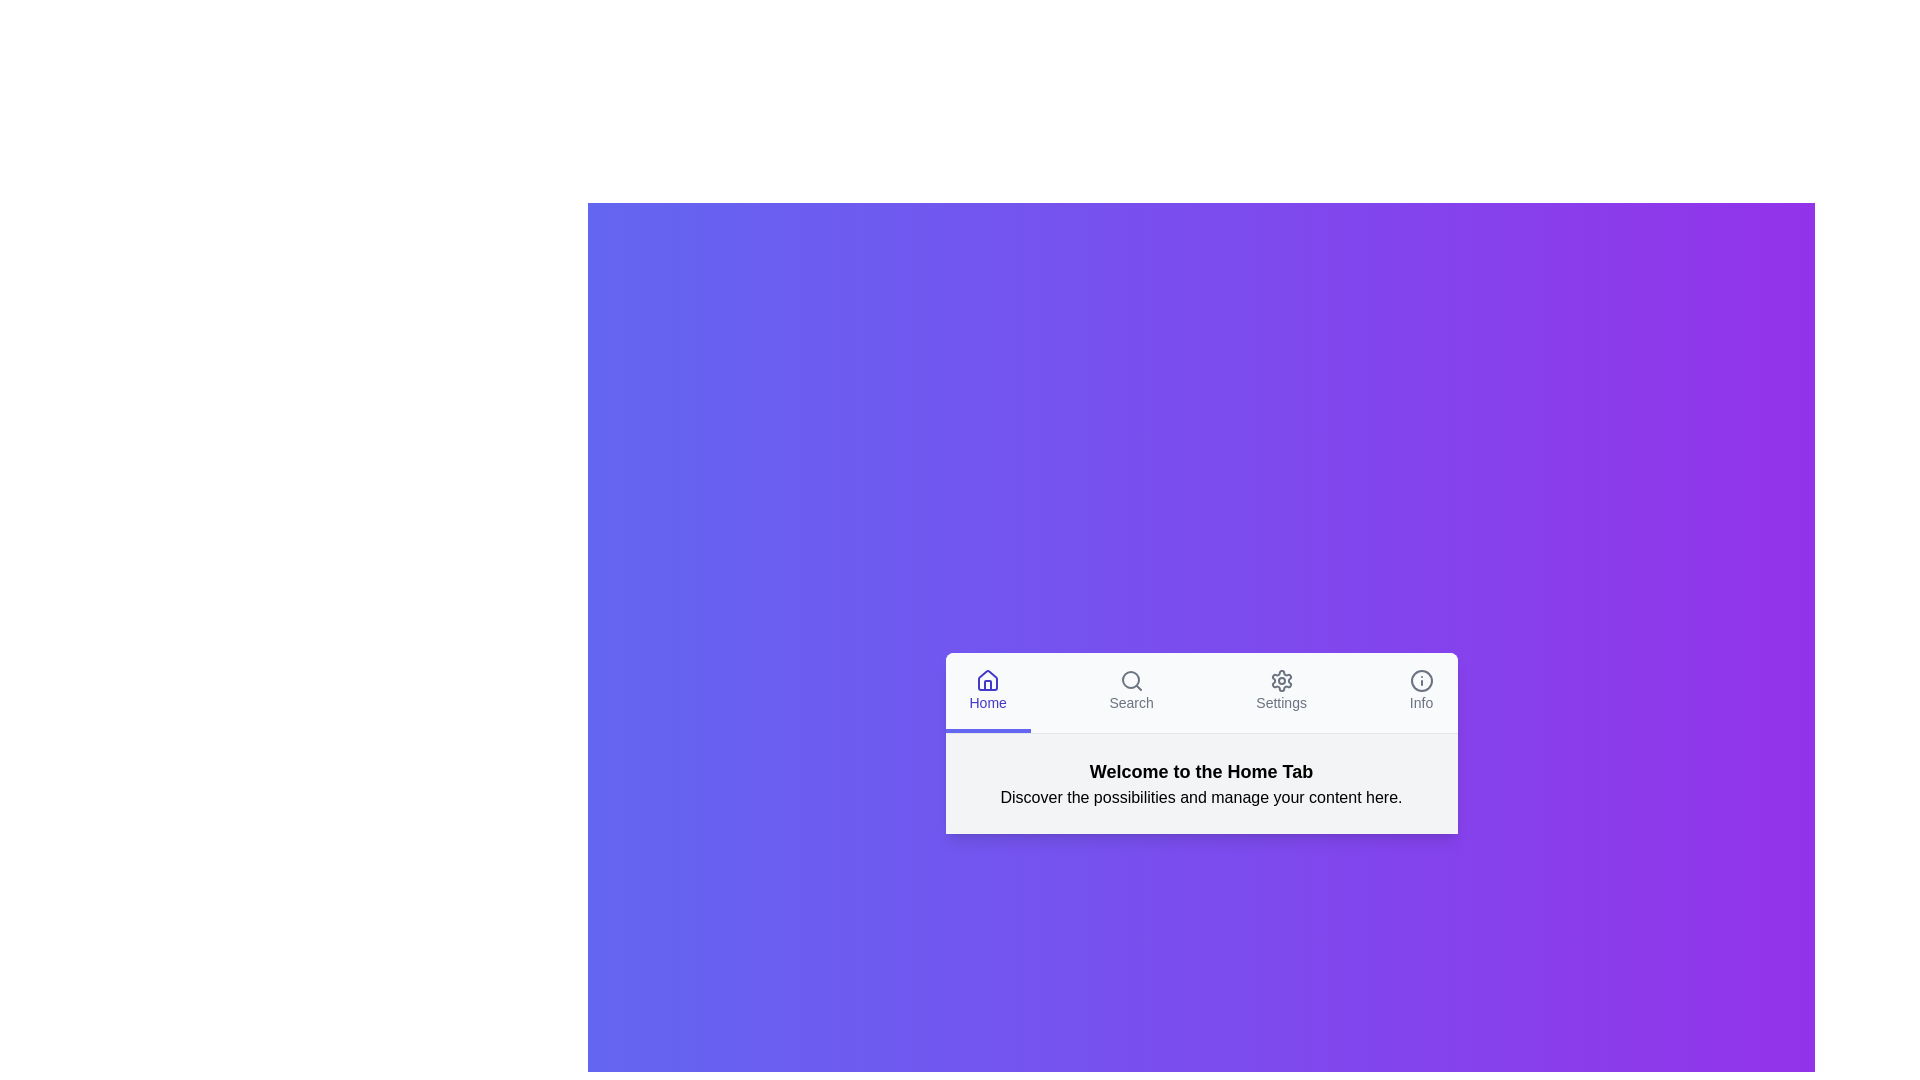 The width and height of the screenshot is (1920, 1080). I want to click on the text label that serves as a heading or title, positioned centrally within the white box above the descriptive text, so click(1200, 770).